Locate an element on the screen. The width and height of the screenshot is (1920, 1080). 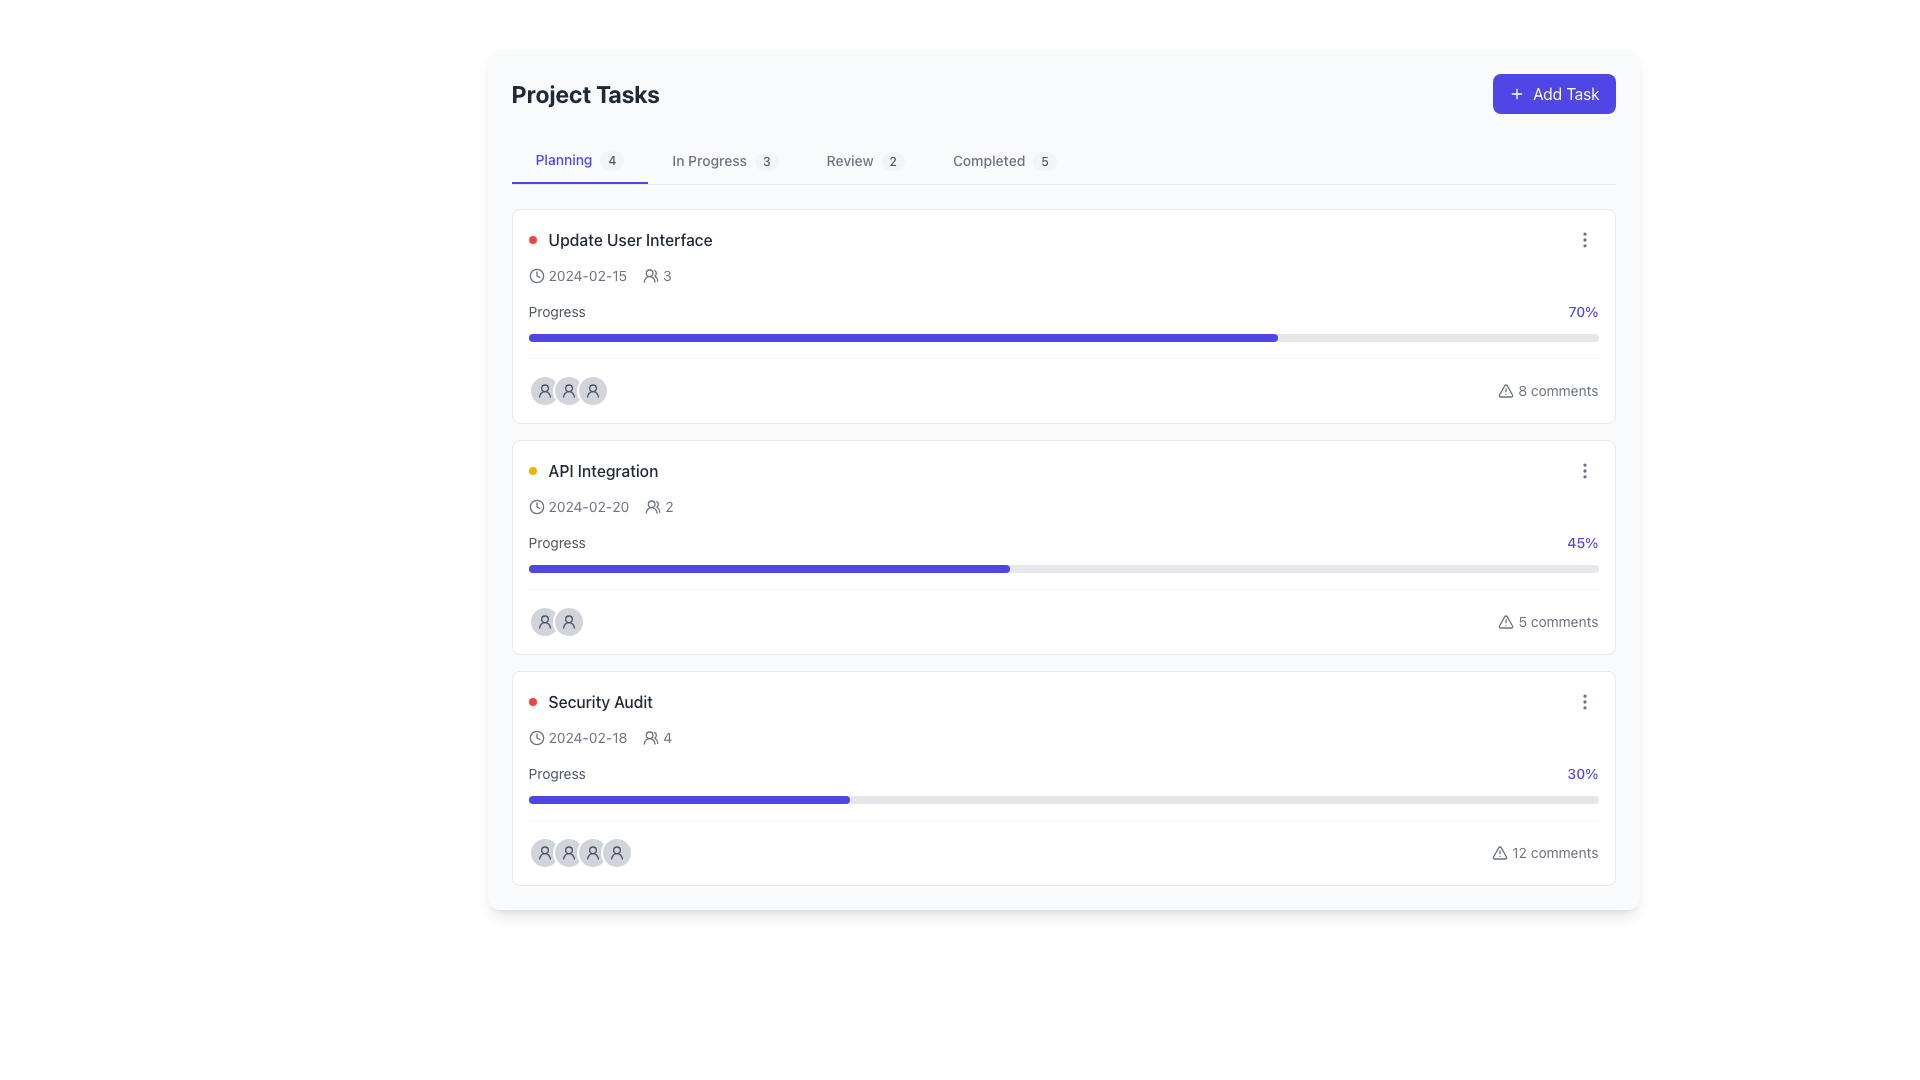
the vertical ellipsis button located at the upper-right of the 'Security Audit' row is located at coordinates (1583, 701).